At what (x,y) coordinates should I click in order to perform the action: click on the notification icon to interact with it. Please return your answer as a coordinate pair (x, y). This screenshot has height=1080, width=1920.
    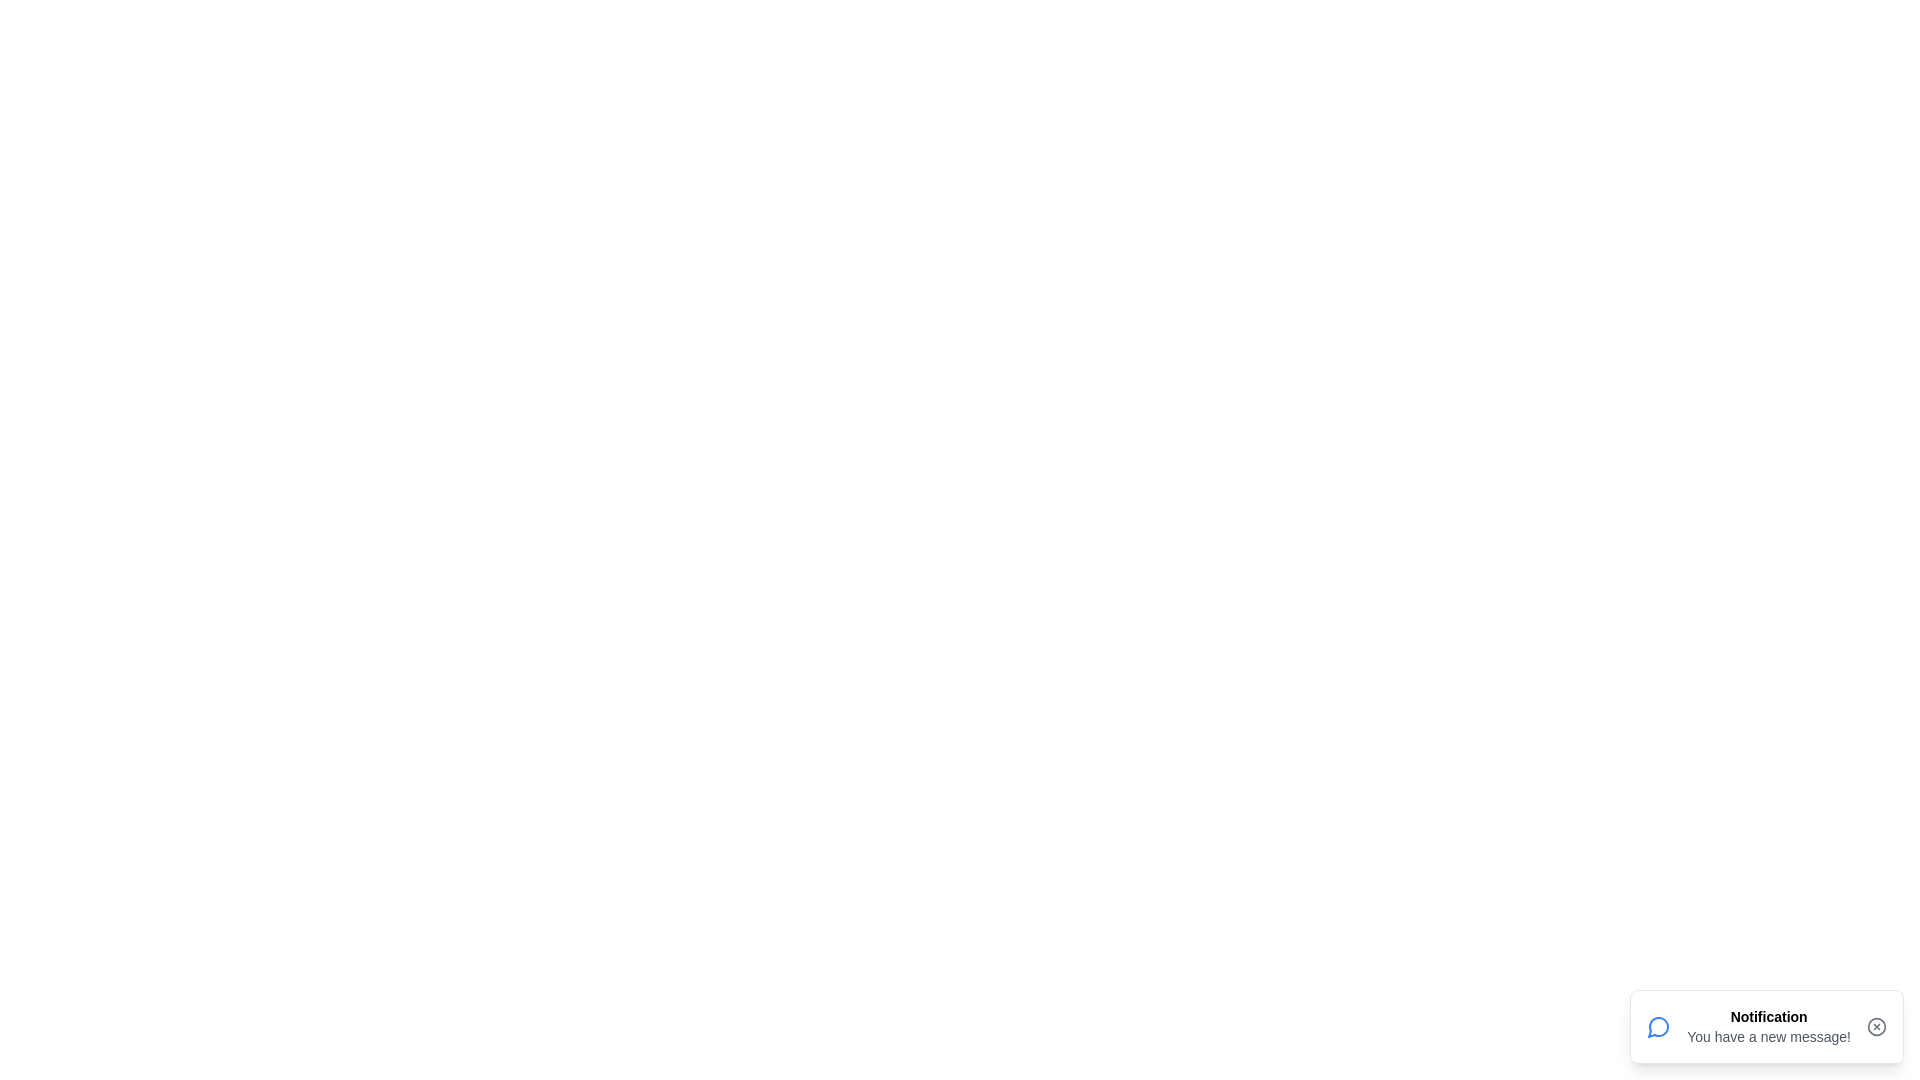
    Looking at the image, I should click on (1659, 1026).